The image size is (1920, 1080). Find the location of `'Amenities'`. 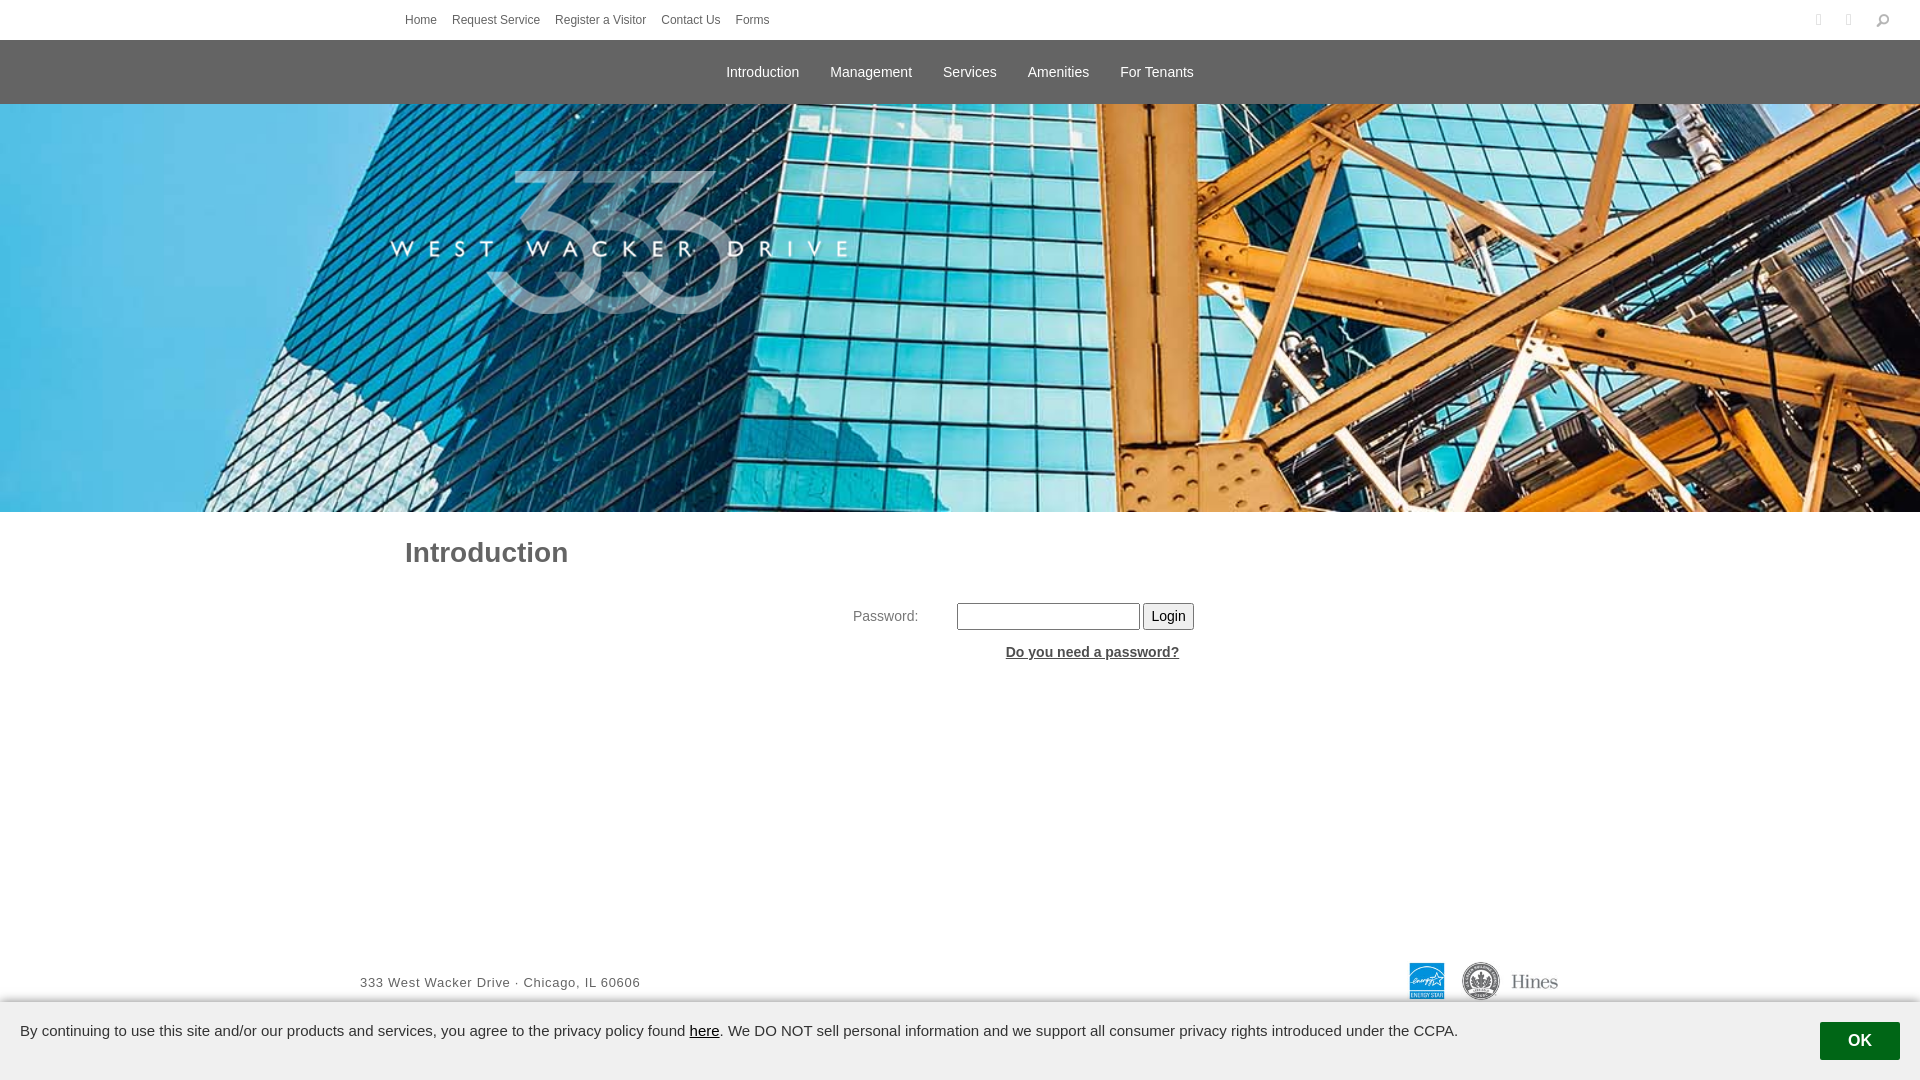

'Amenities' is located at coordinates (1027, 68).